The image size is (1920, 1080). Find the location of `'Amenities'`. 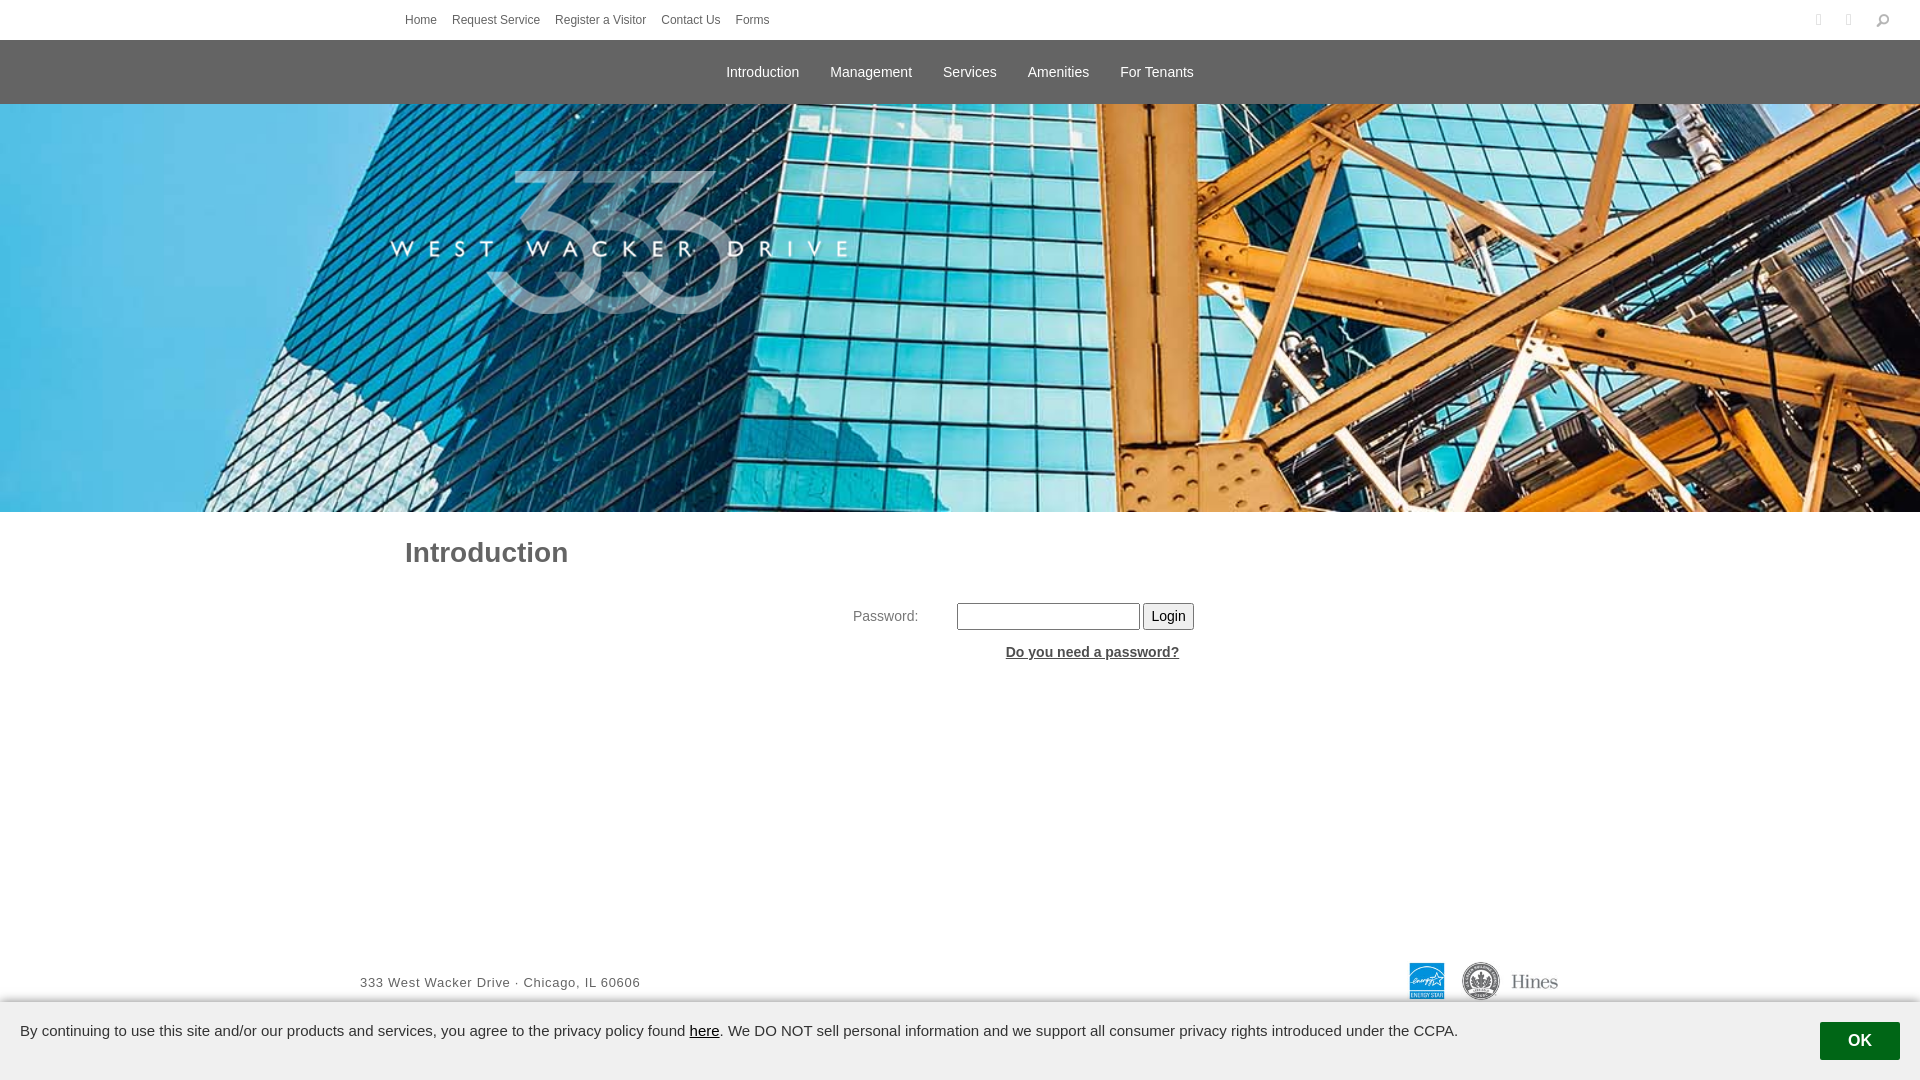

'Amenities' is located at coordinates (1027, 68).